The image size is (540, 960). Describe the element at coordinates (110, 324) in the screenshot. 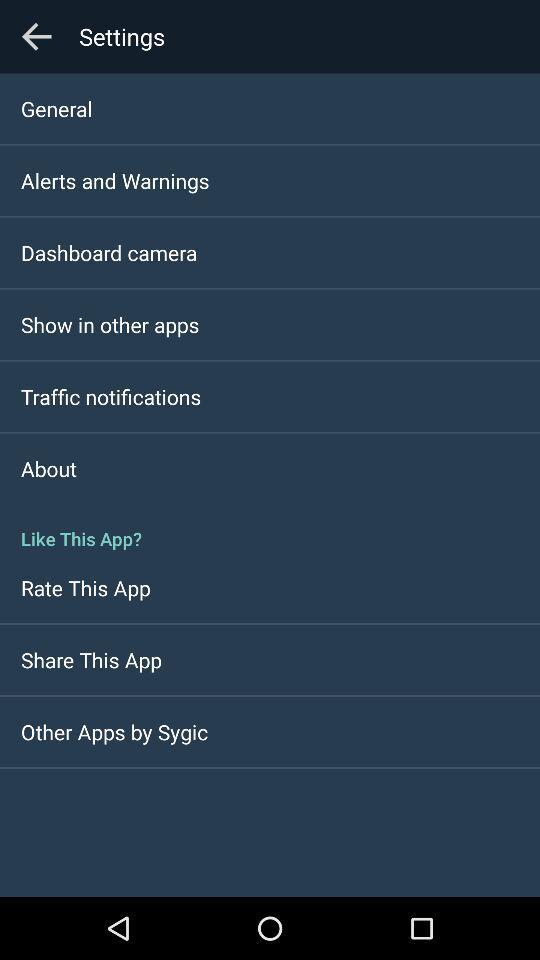

I see `the show in other icon` at that location.